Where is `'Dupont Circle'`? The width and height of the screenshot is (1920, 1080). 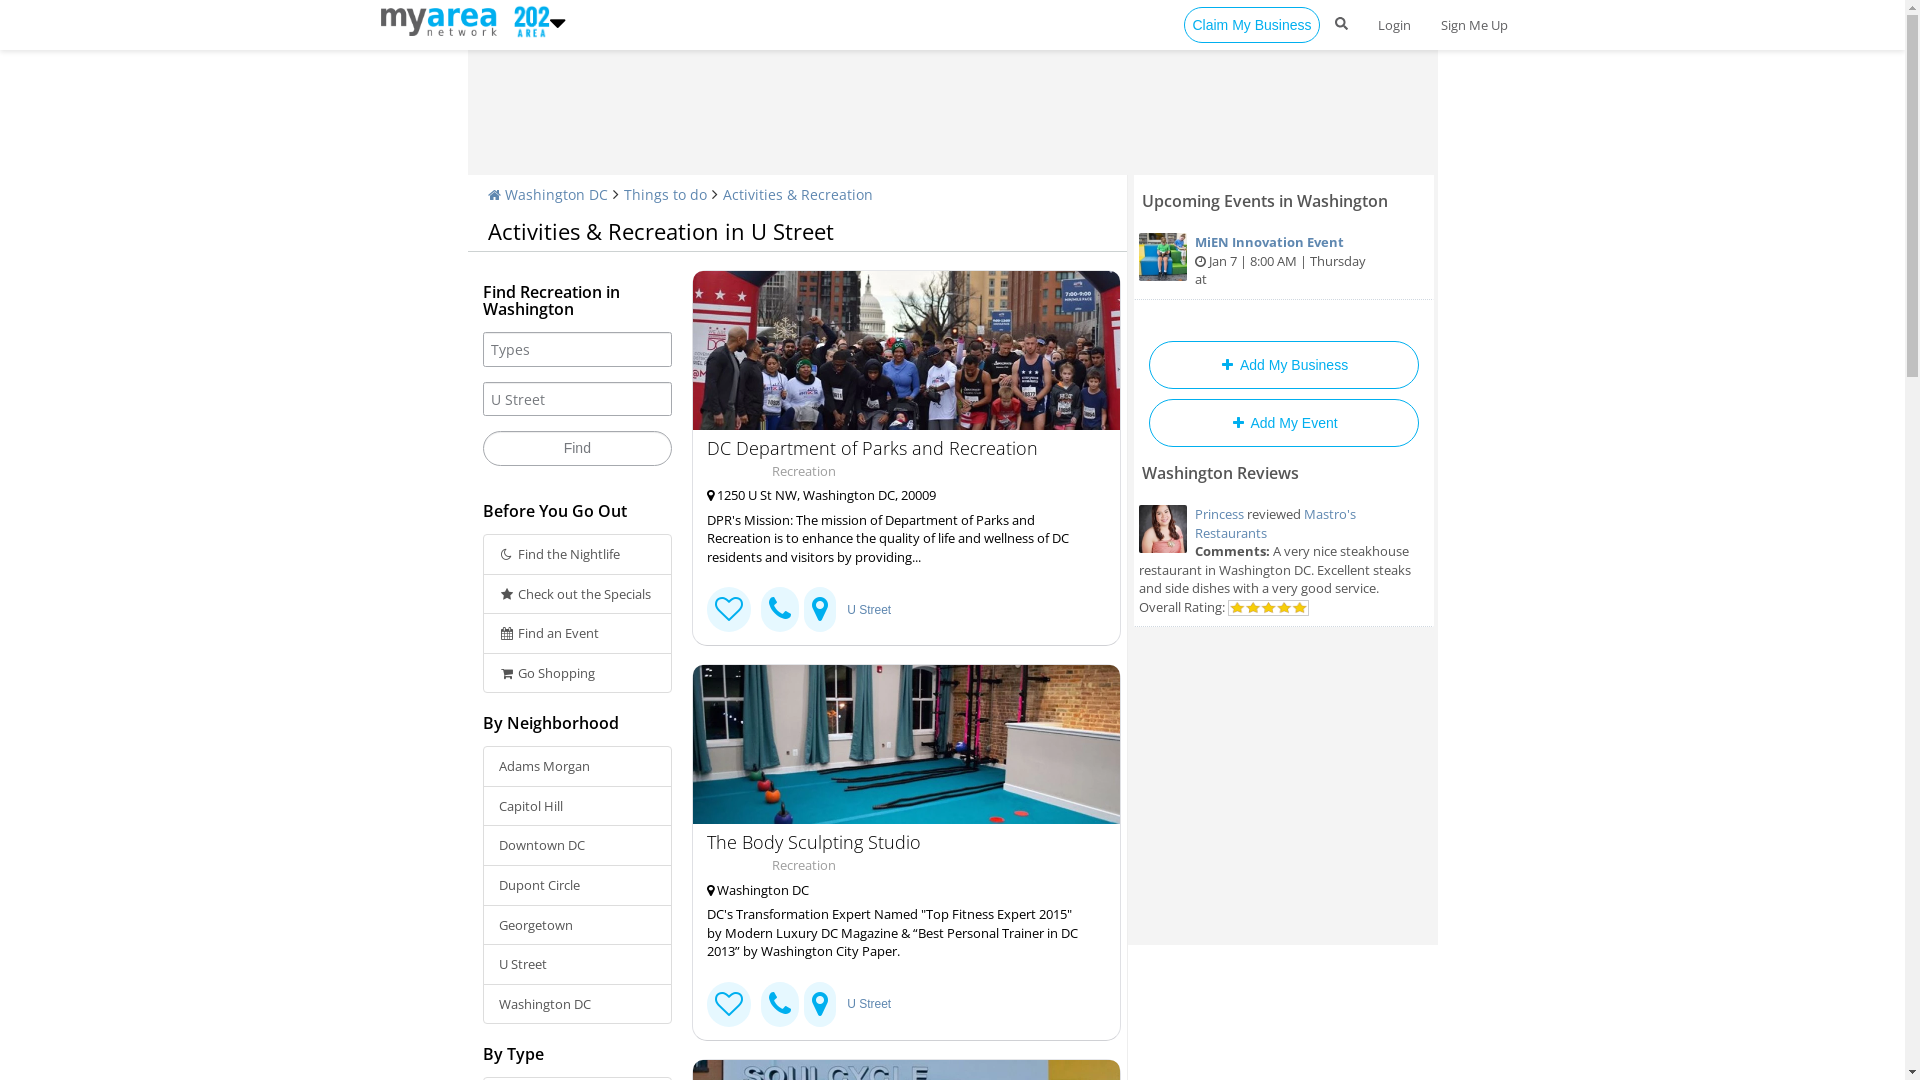
'Dupont Circle' is located at coordinates (575, 884).